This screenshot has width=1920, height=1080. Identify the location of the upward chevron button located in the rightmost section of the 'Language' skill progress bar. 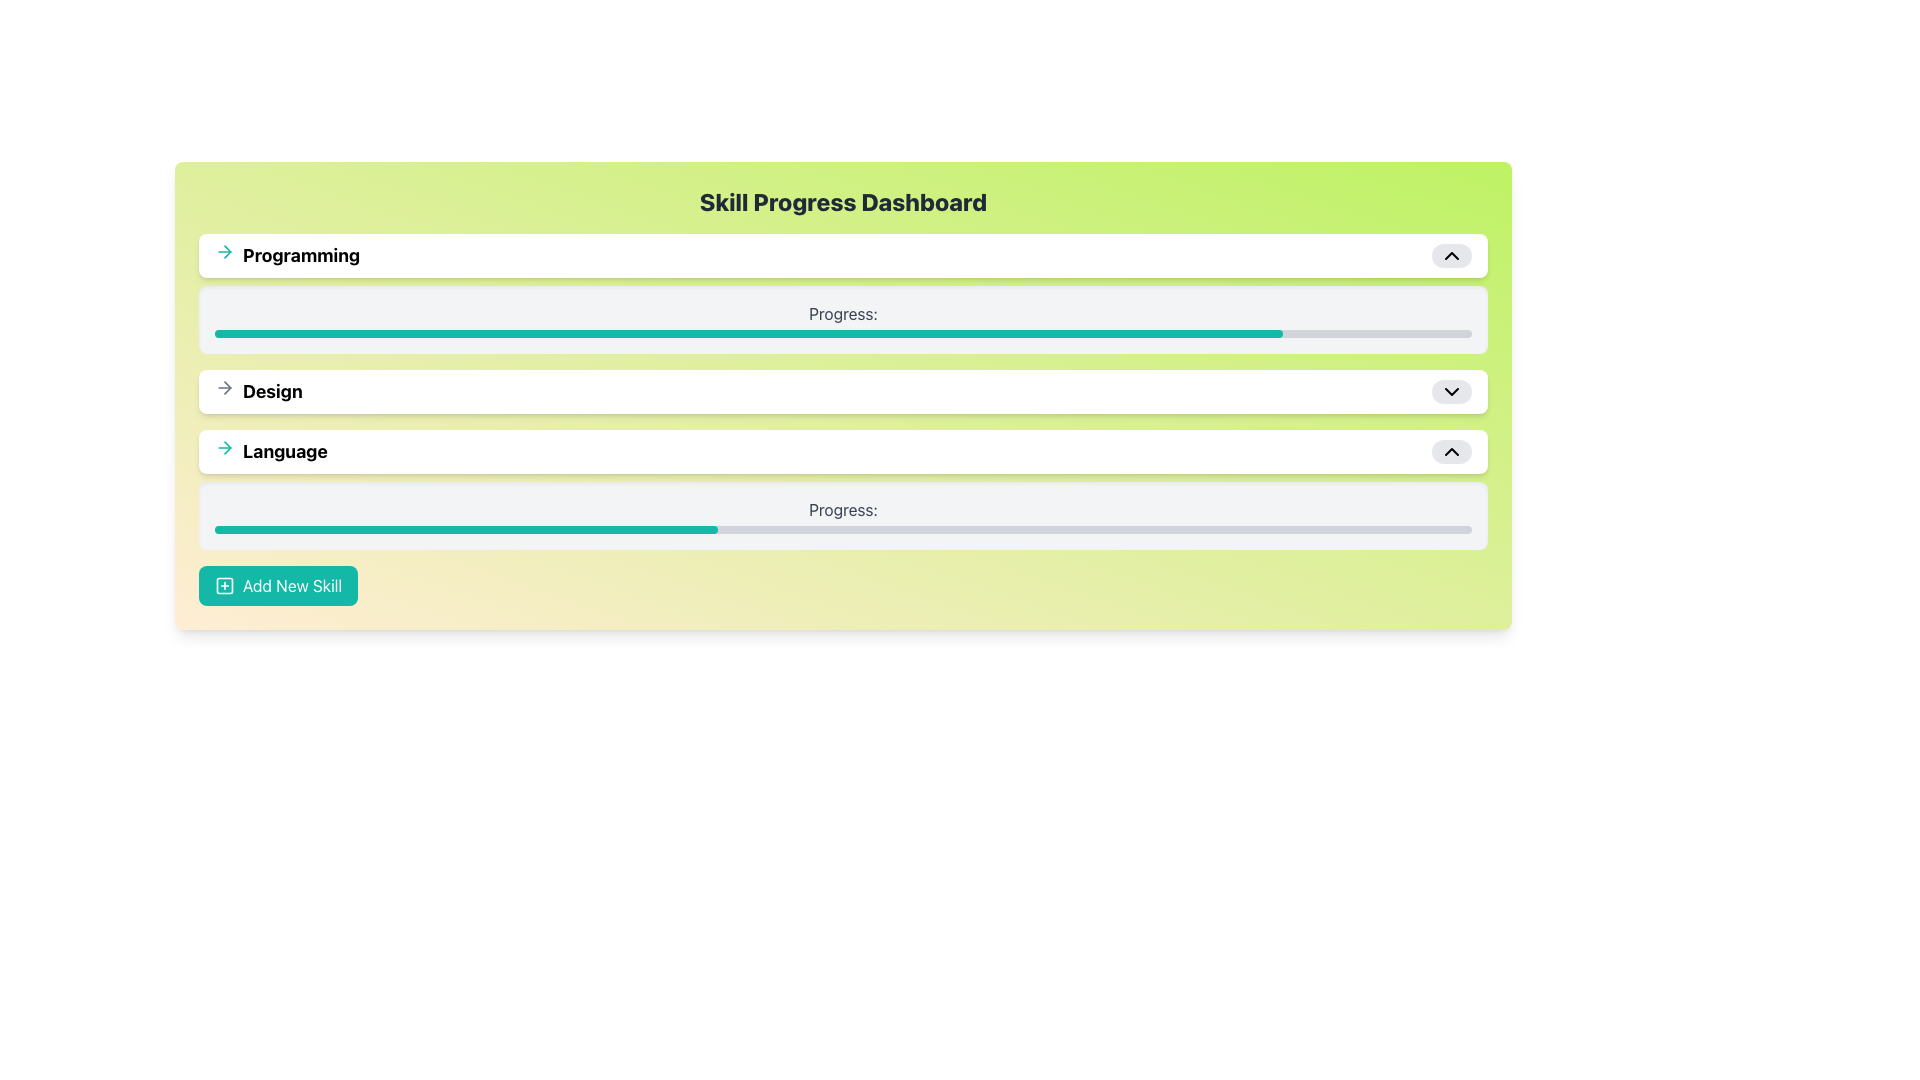
(1451, 451).